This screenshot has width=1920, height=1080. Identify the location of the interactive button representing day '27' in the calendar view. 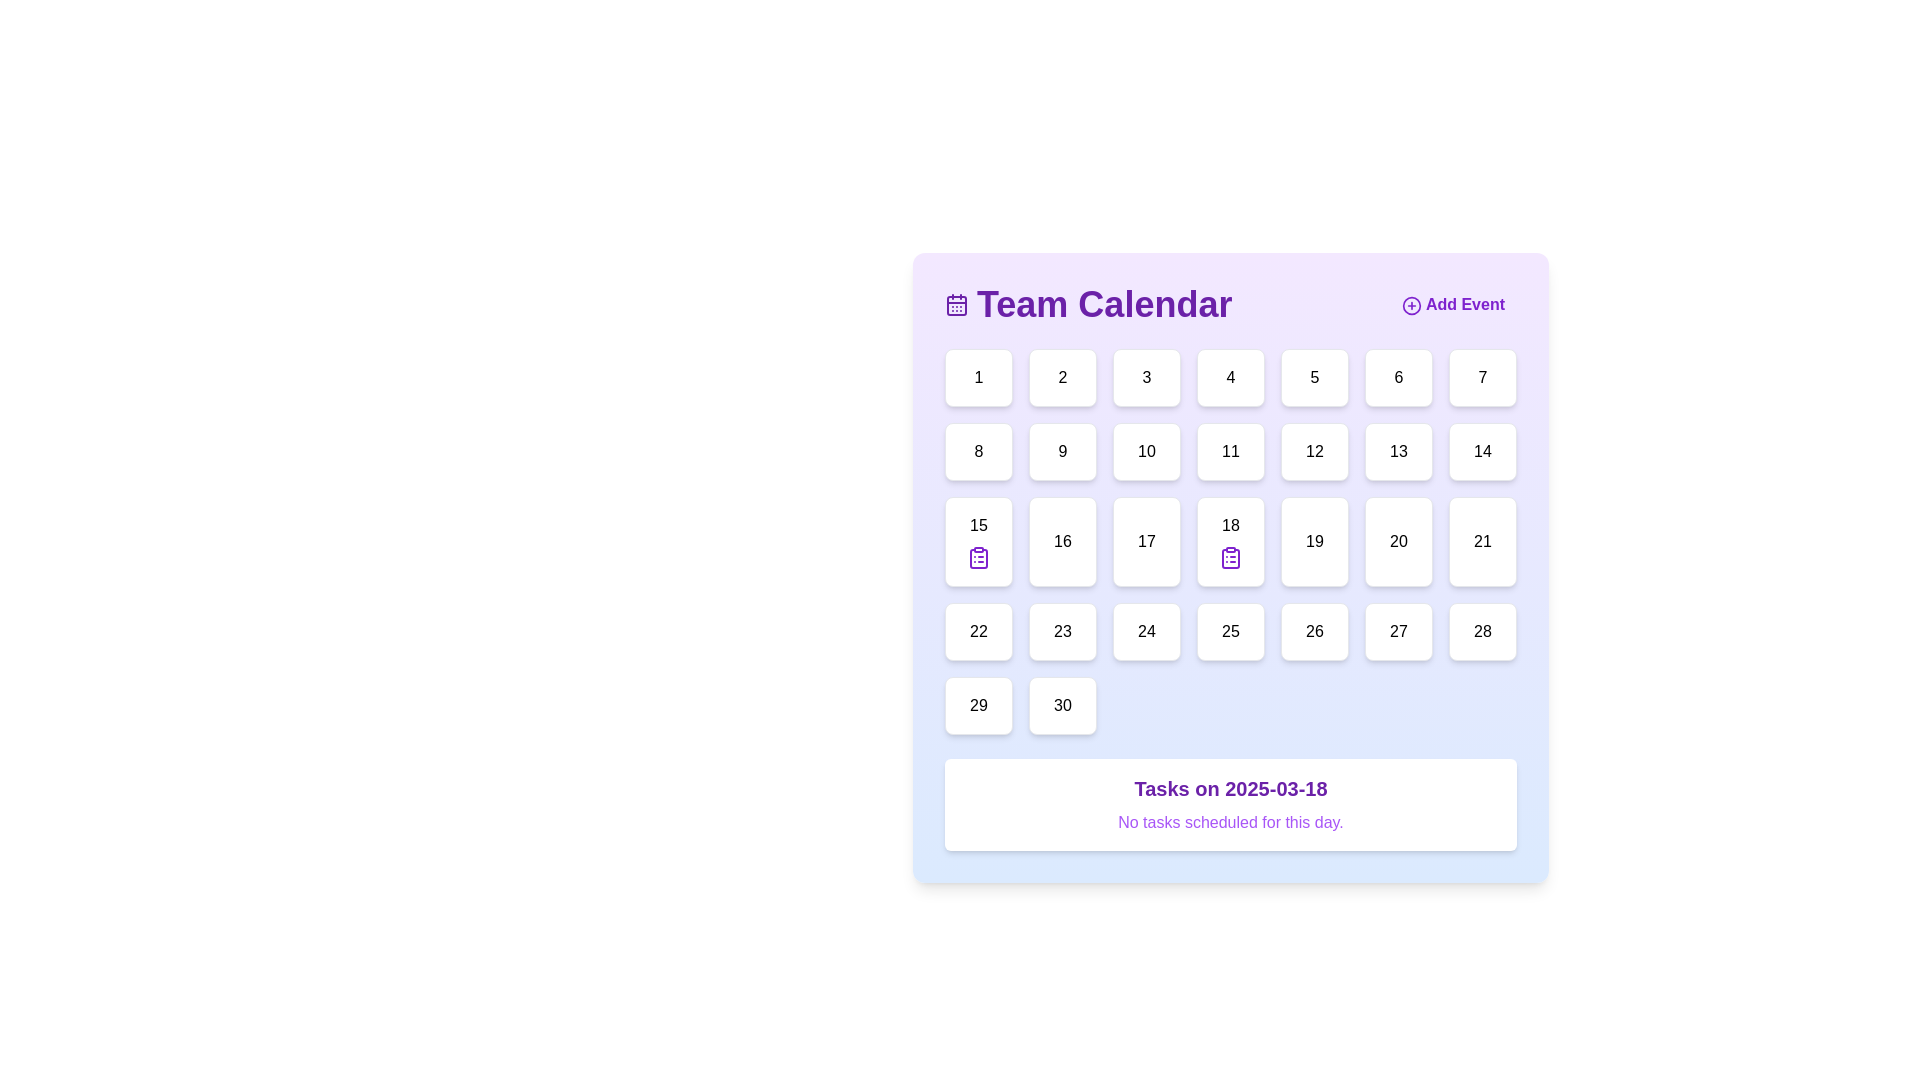
(1397, 632).